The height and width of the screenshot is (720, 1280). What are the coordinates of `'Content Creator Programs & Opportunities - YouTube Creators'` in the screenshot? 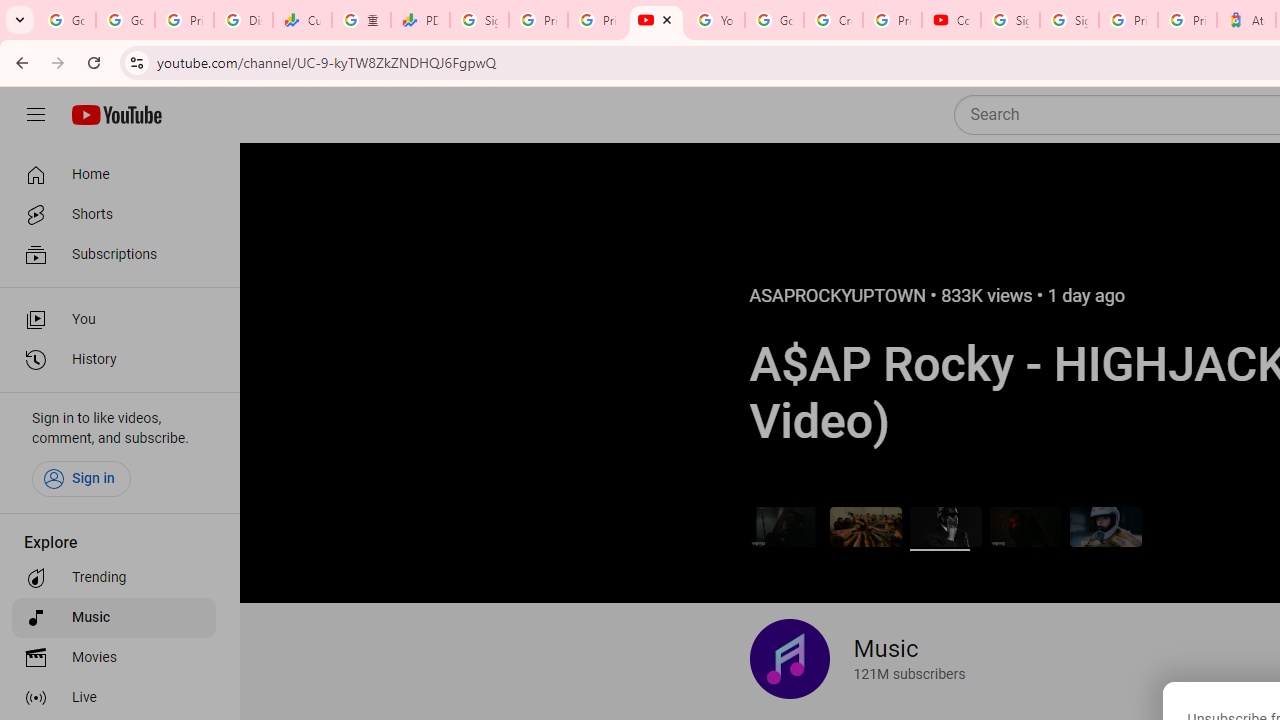 It's located at (950, 20).